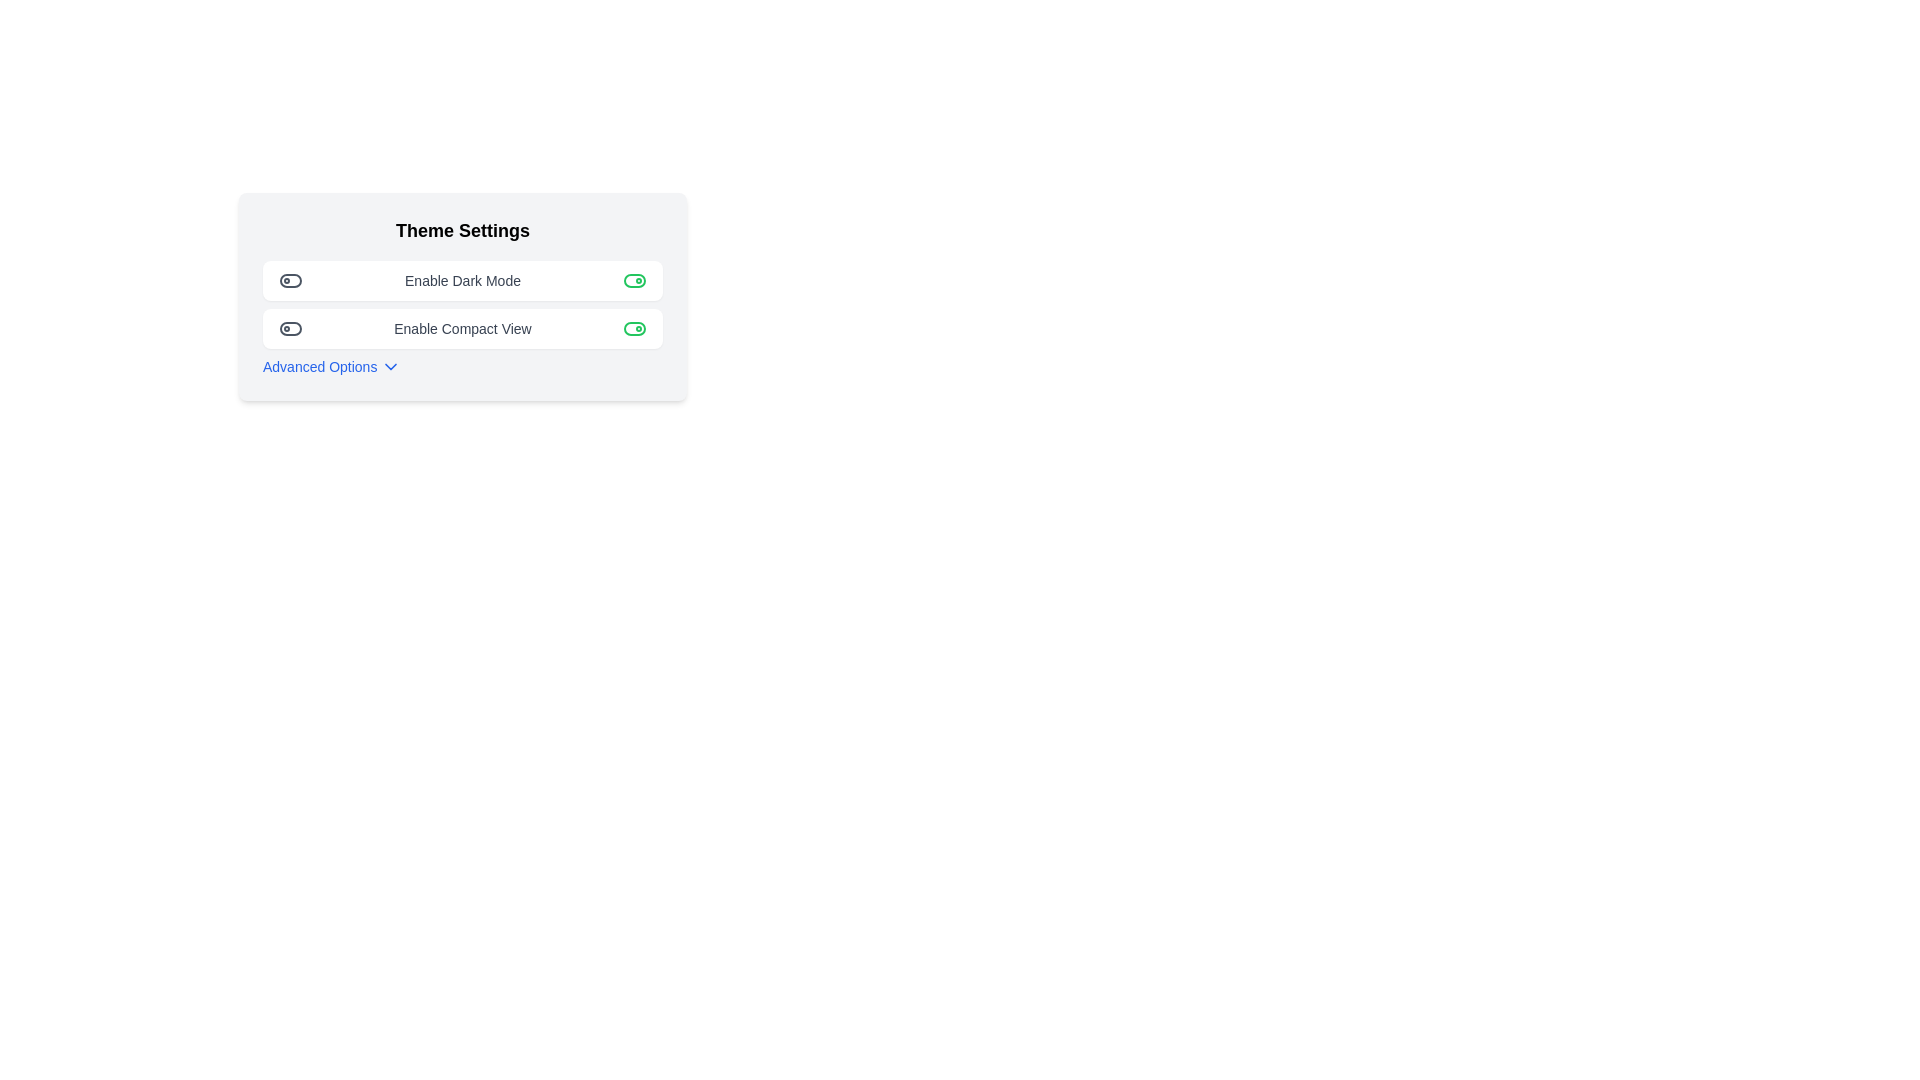 Image resolution: width=1920 pixels, height=1080 pixels. Describe the element at coordinates (391, 366) in the screenshot. I see `the toggle icon for expanding or collapsing the advanced options section, located to the right of the 'Advanced Options' text` at that location.